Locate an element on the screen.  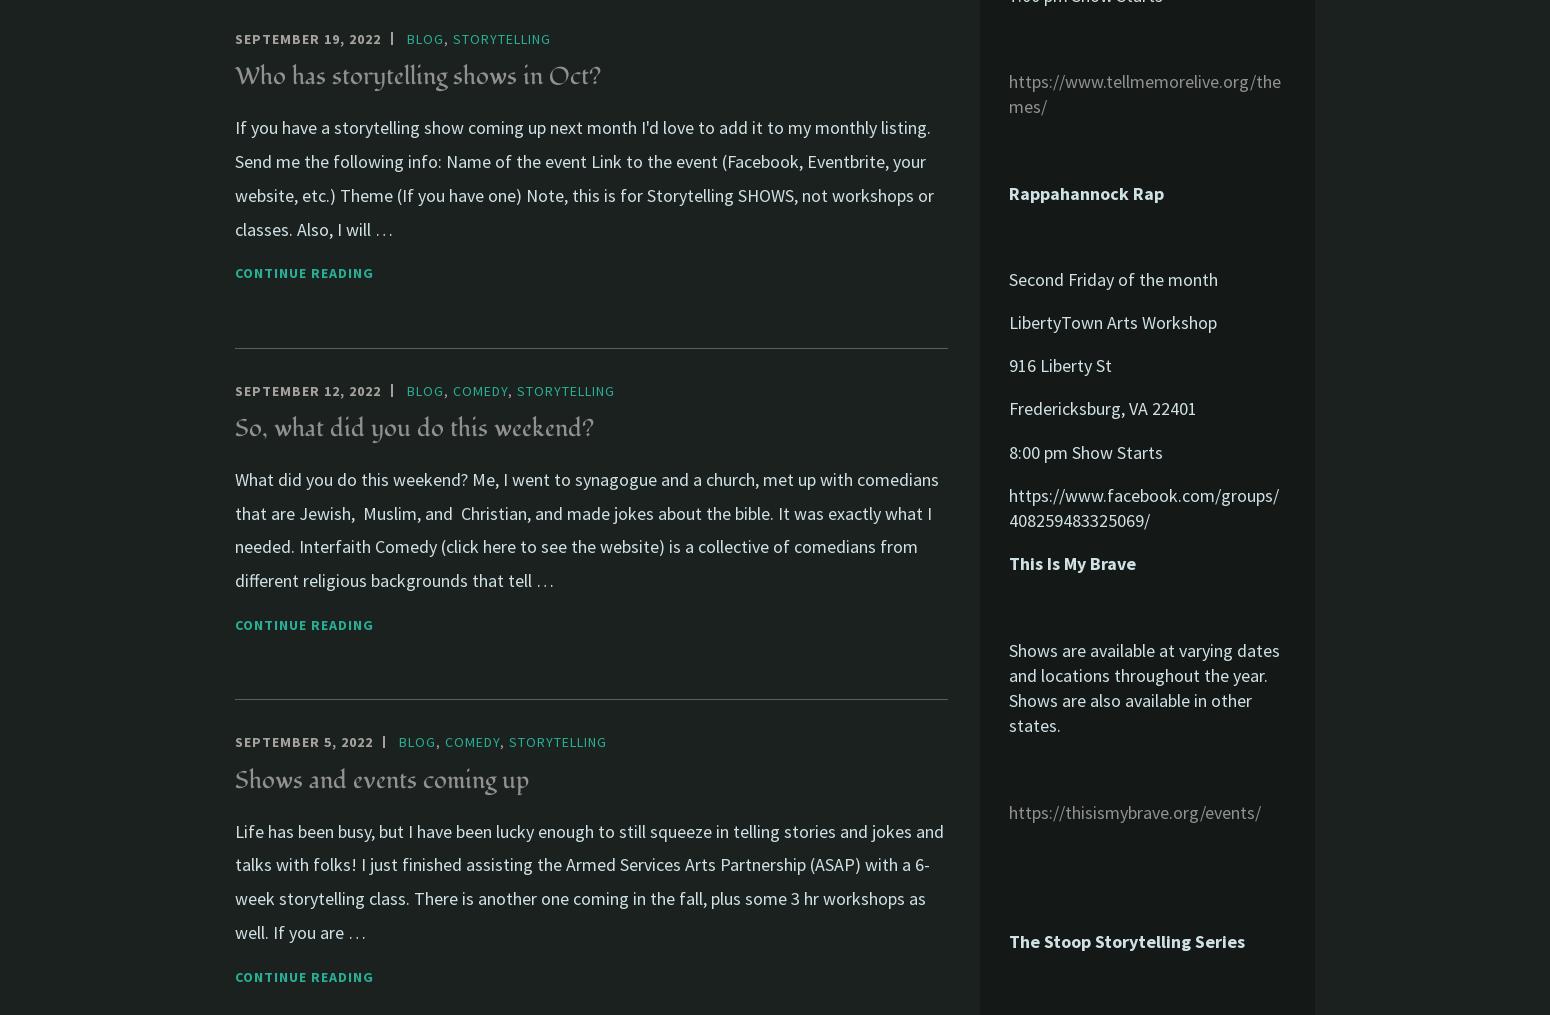
'Life has been busy, but I have been lucky enough to still squeeze in telling stories and jokes and talks with folks! I just finished assisting the Armed Services Arts Partnership (ASAP) with a 6-week storytelling class. There is another one coming in the fall, plus some 3 hr workshops as well. If you are …' is located at coordinates (589, 880).